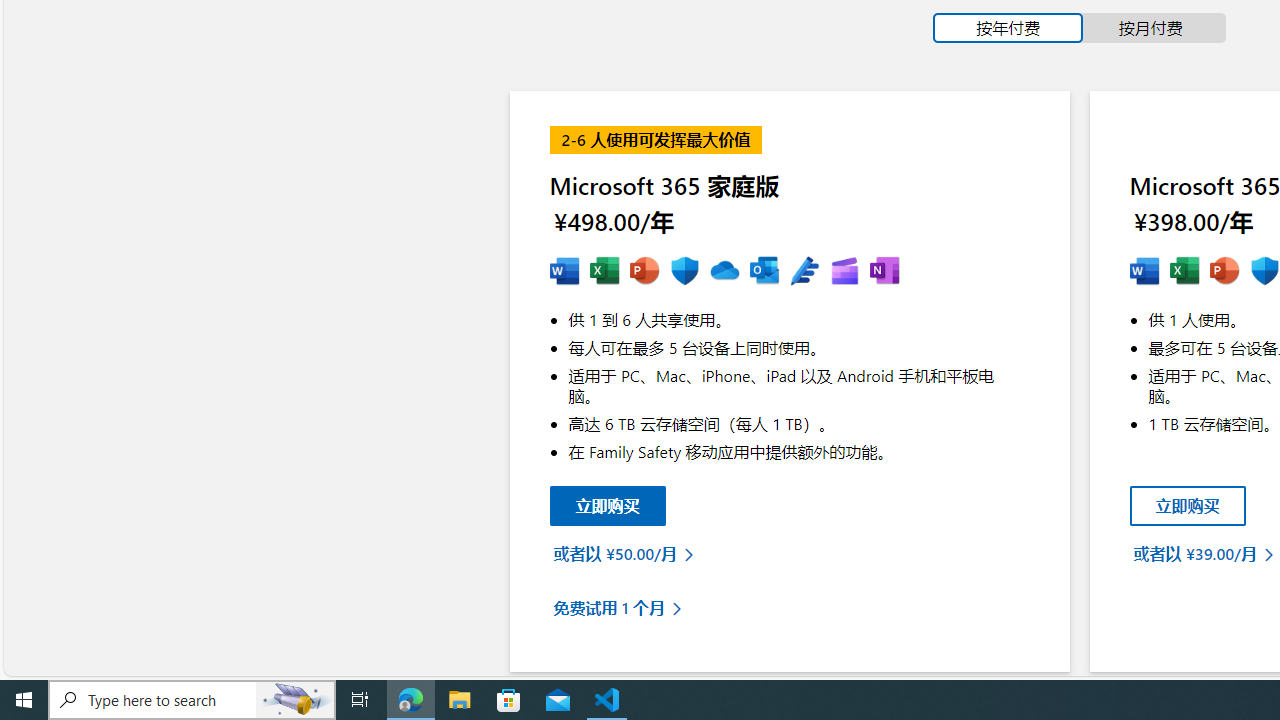  I want to click on 'MS Outlook', so click(763, 271).